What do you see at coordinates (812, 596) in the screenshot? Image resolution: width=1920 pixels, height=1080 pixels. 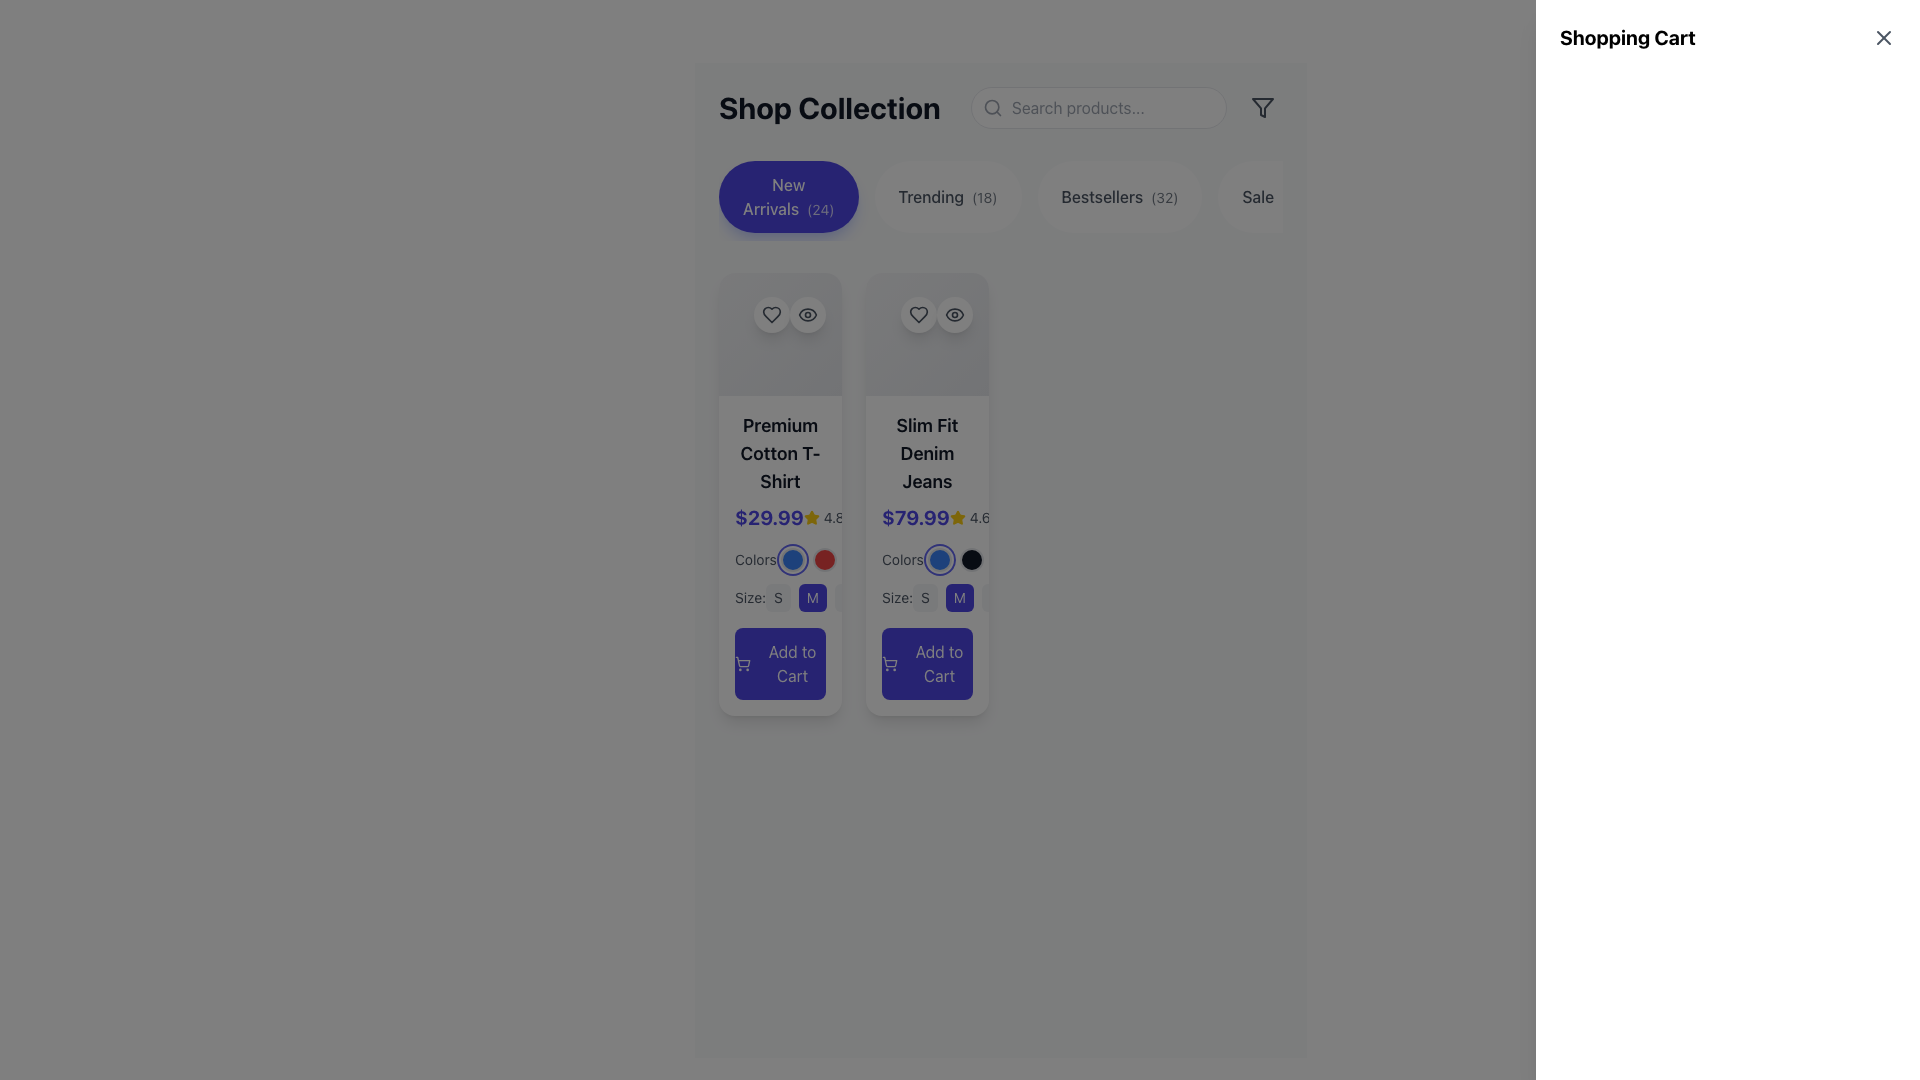 I see `the small interactive button with a dark blue background displaying 'M' in white, located in the 'Size' selection section below the product description` at bounding box center [812, 596].